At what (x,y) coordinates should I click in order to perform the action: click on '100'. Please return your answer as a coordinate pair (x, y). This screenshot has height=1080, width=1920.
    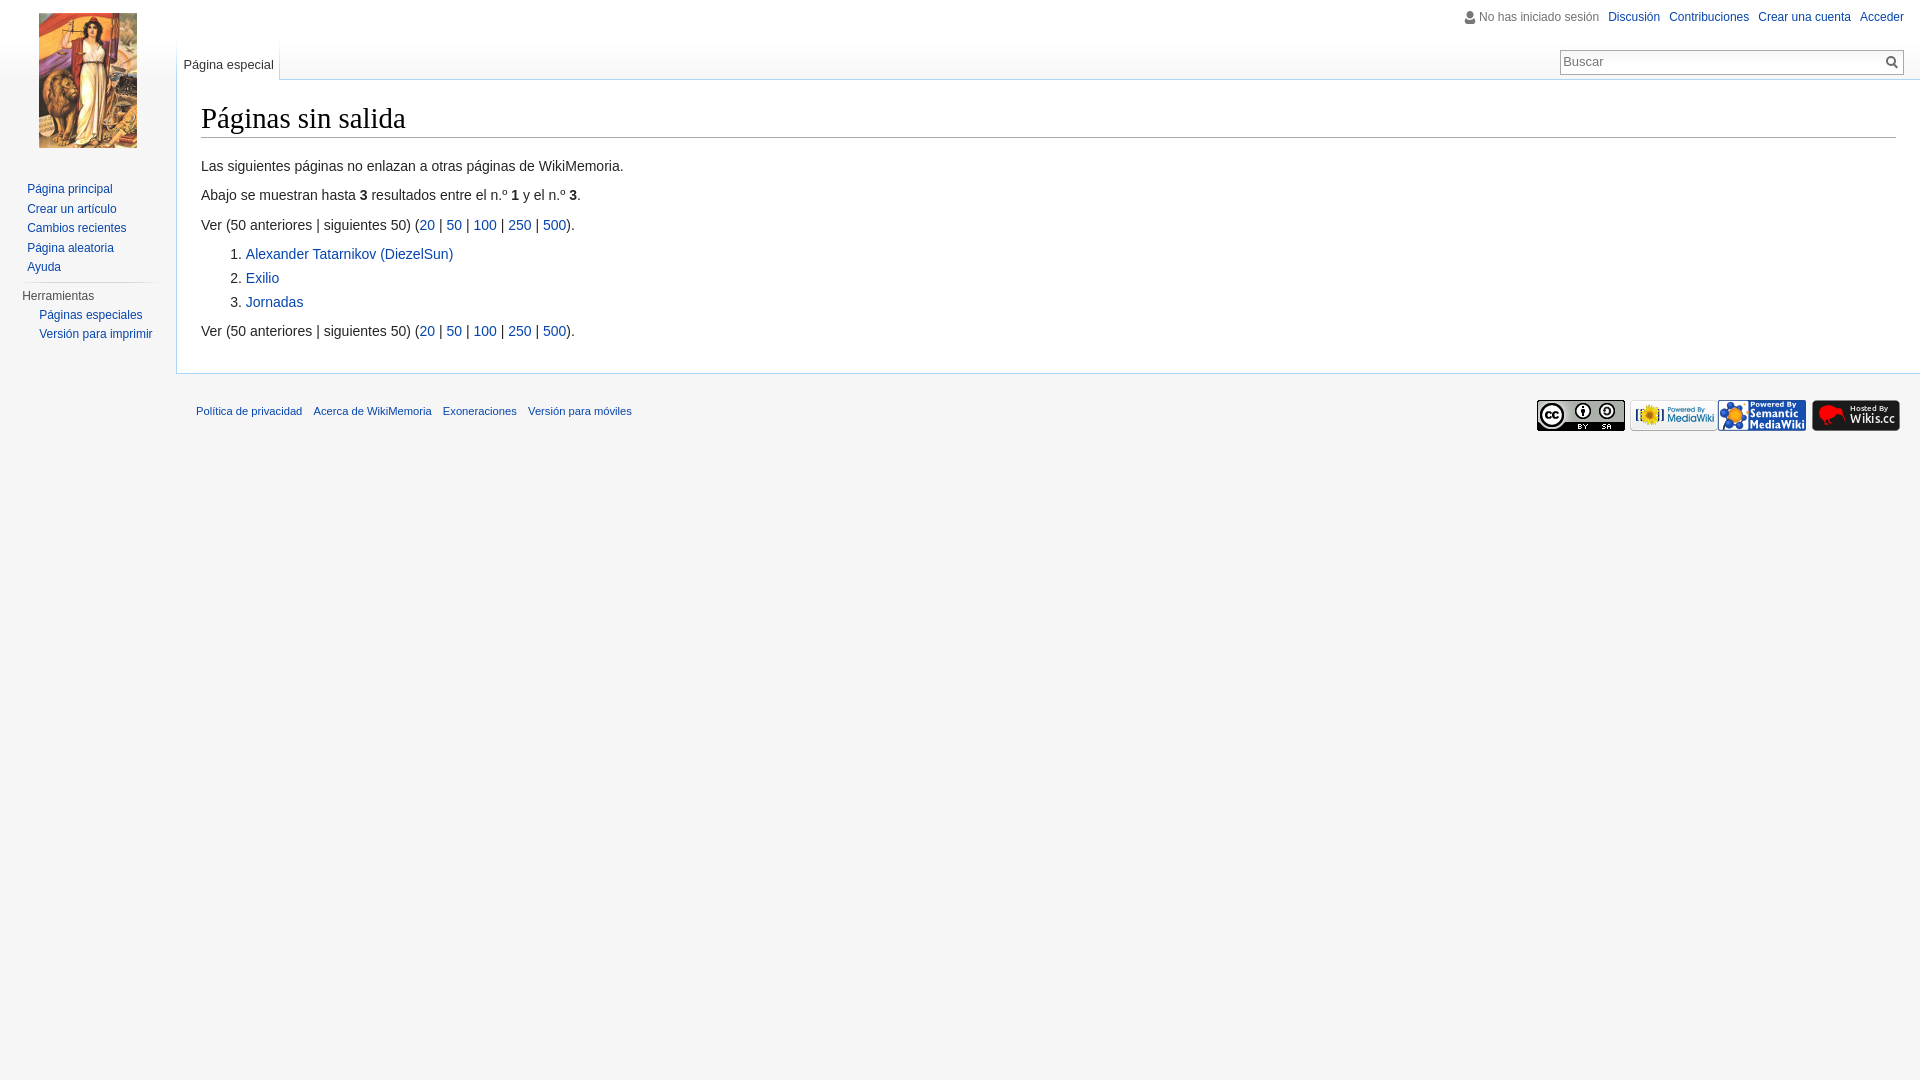
    Looking at the image, I should click on (472, 224).